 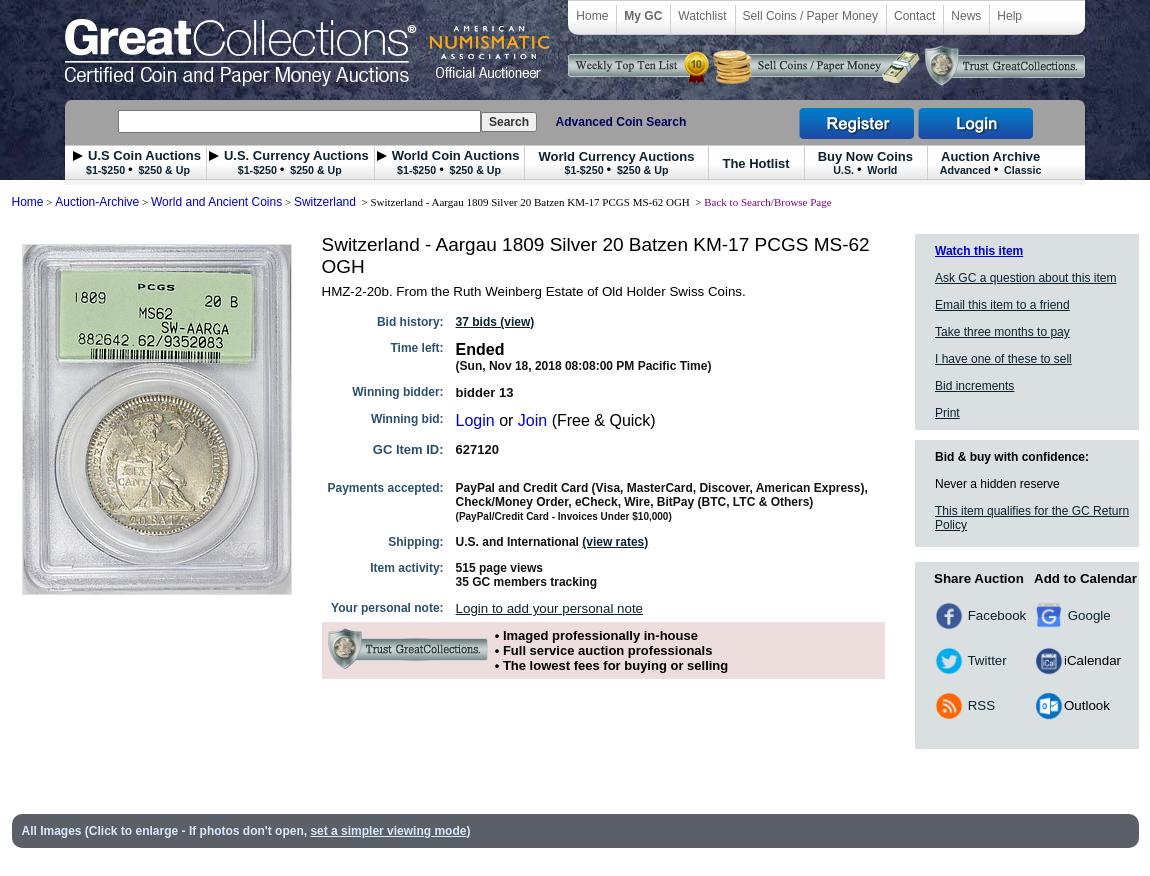 I want to click on 'HMZ-2-20b. From the Ruth Weinberg Estate of Old Holder Swiss Coins.', so click(x=533, y=291).